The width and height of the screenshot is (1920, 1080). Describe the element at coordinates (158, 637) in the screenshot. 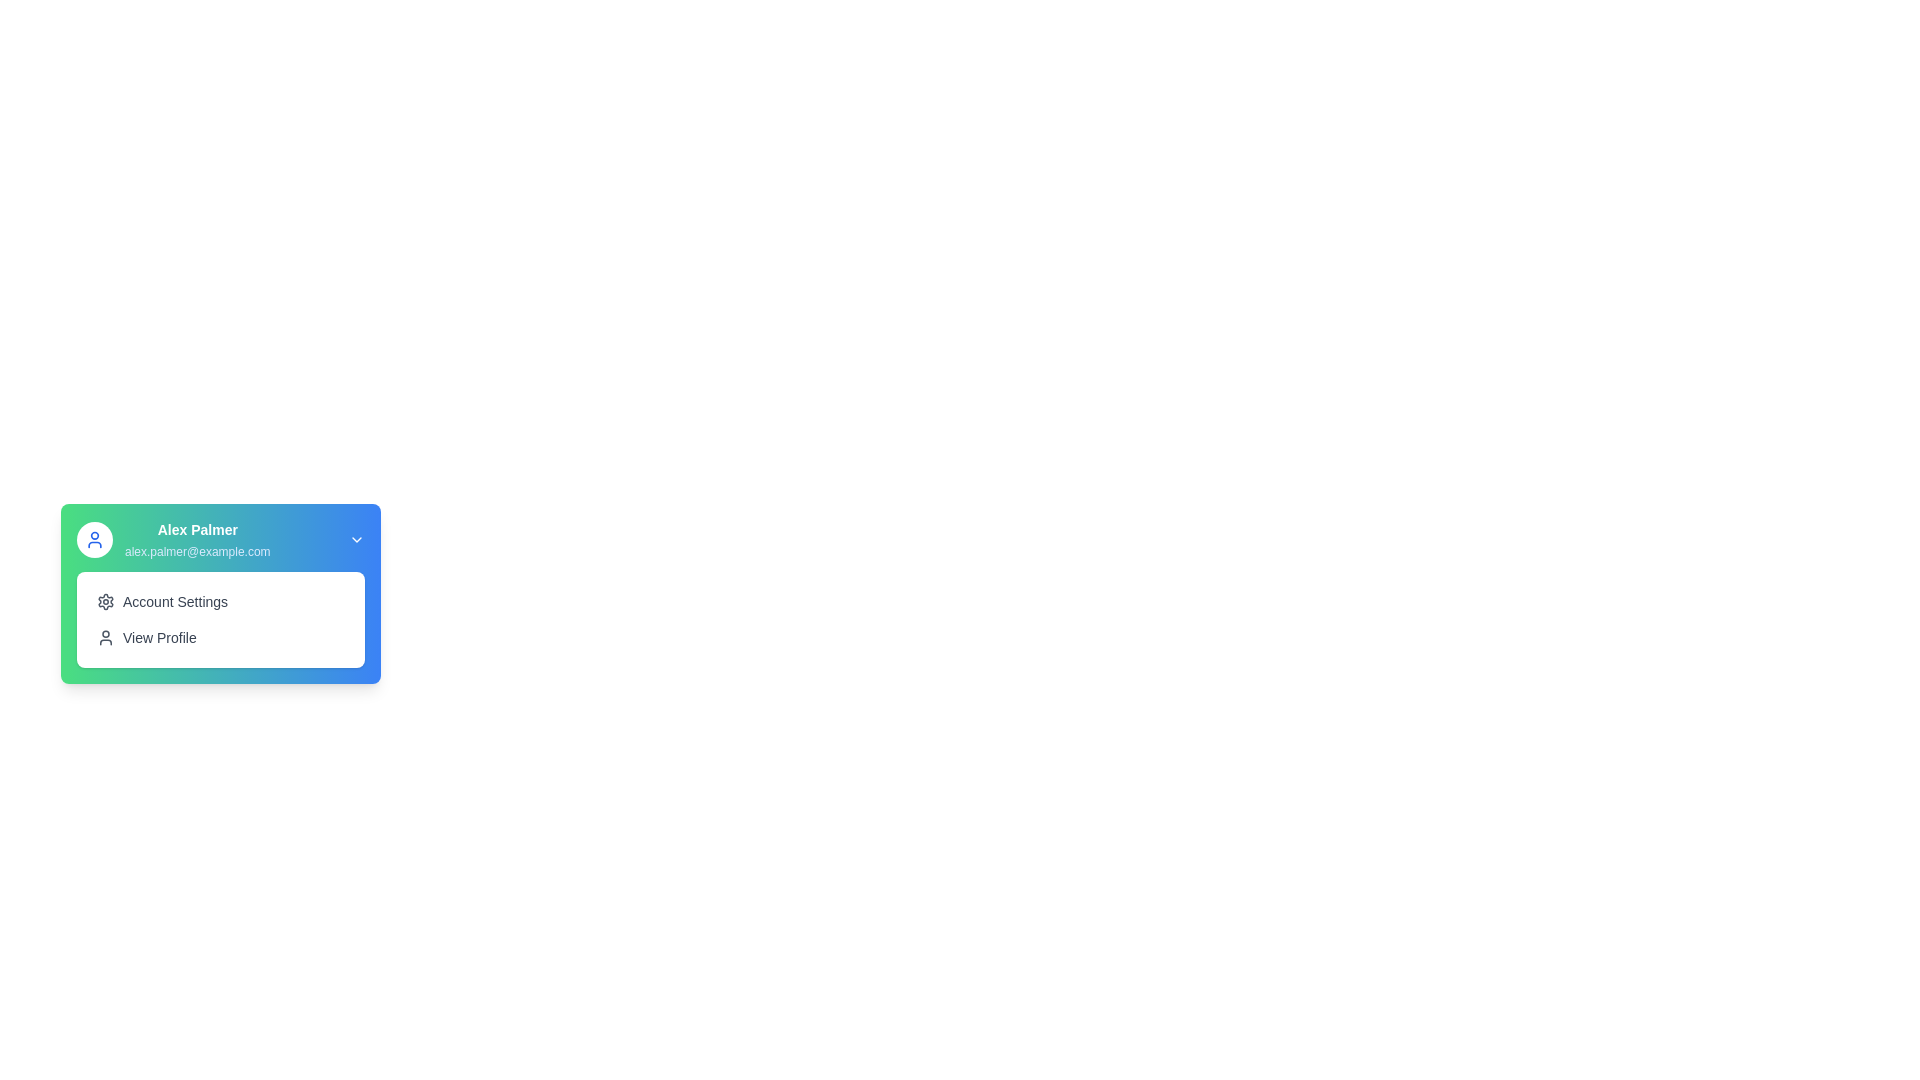

I see `the text label that serves as a navigation link` at that location.